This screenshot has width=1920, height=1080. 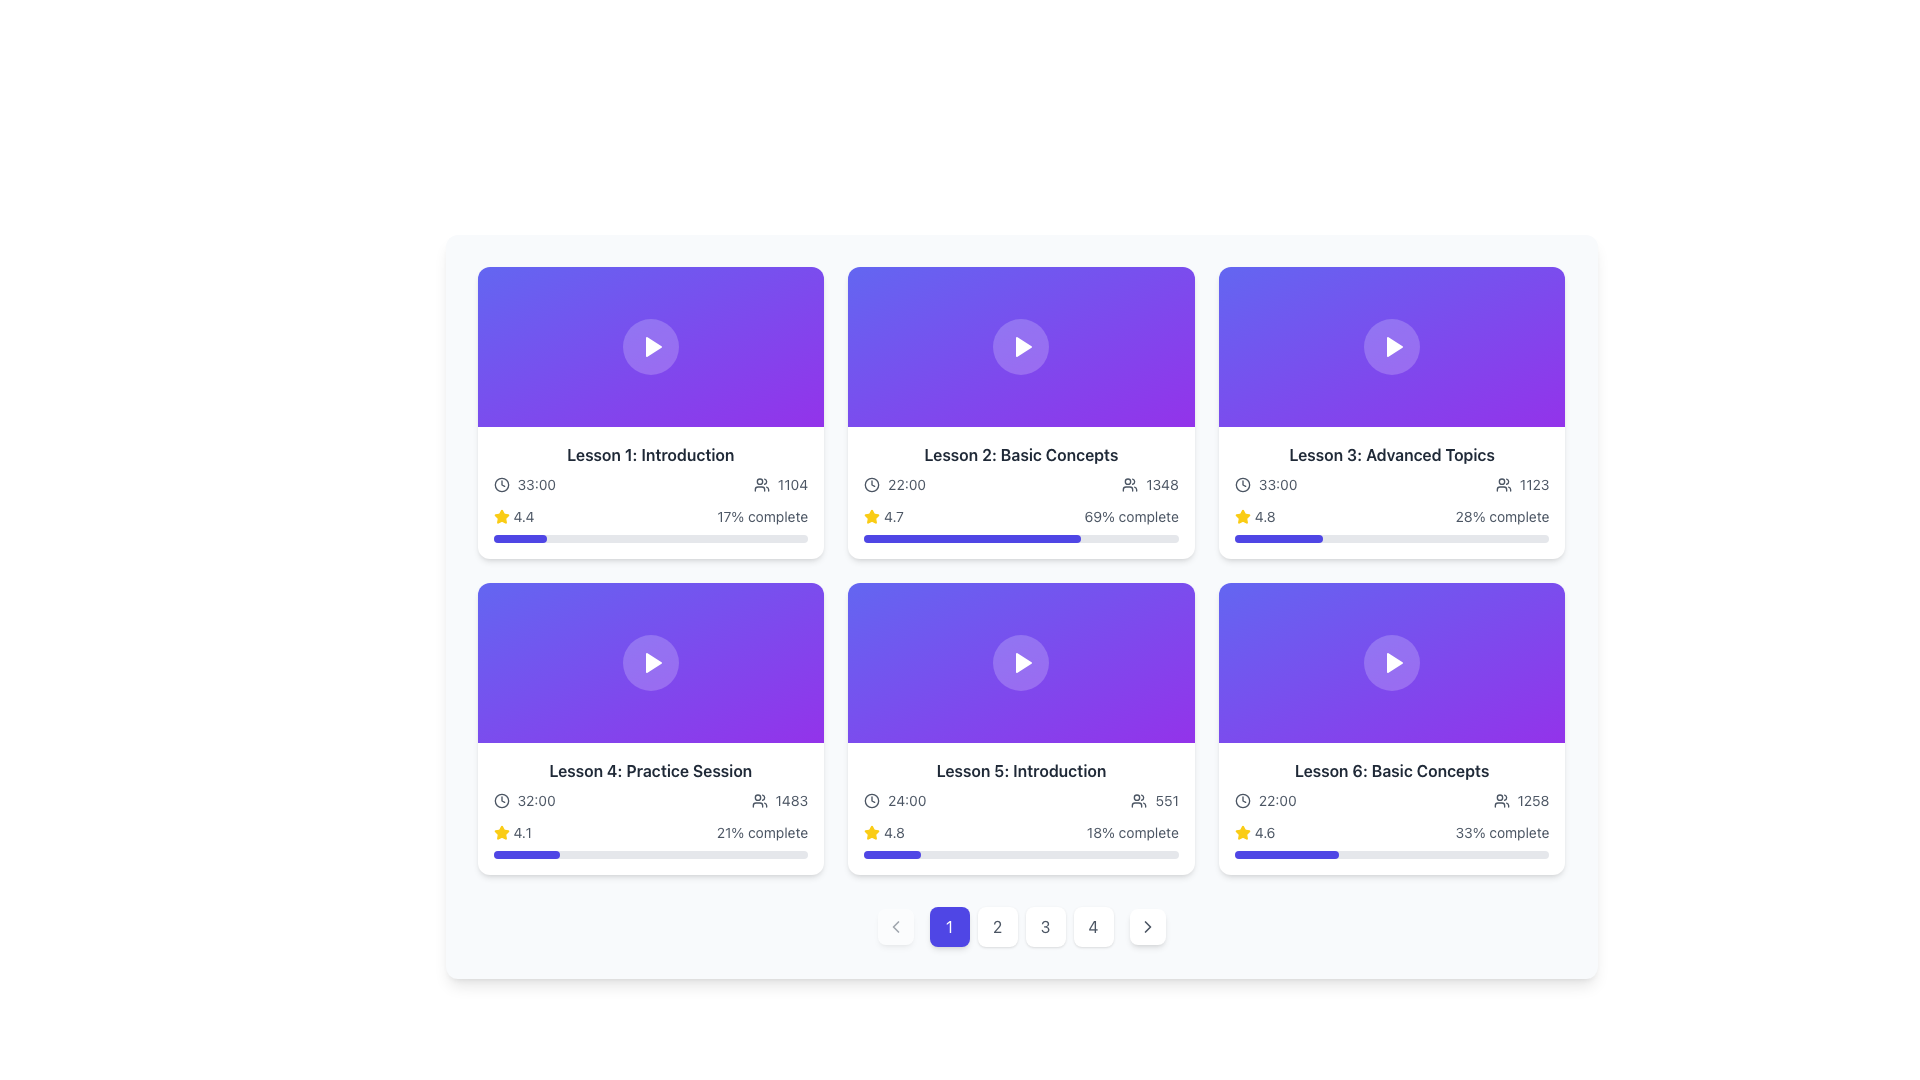 I want to click on the center of the triangular play icon, which is styled with a white fill and positioned against a gradient purple background, located on the third lesson card in the top row of the grid layout, so click(x=1394, y=346).